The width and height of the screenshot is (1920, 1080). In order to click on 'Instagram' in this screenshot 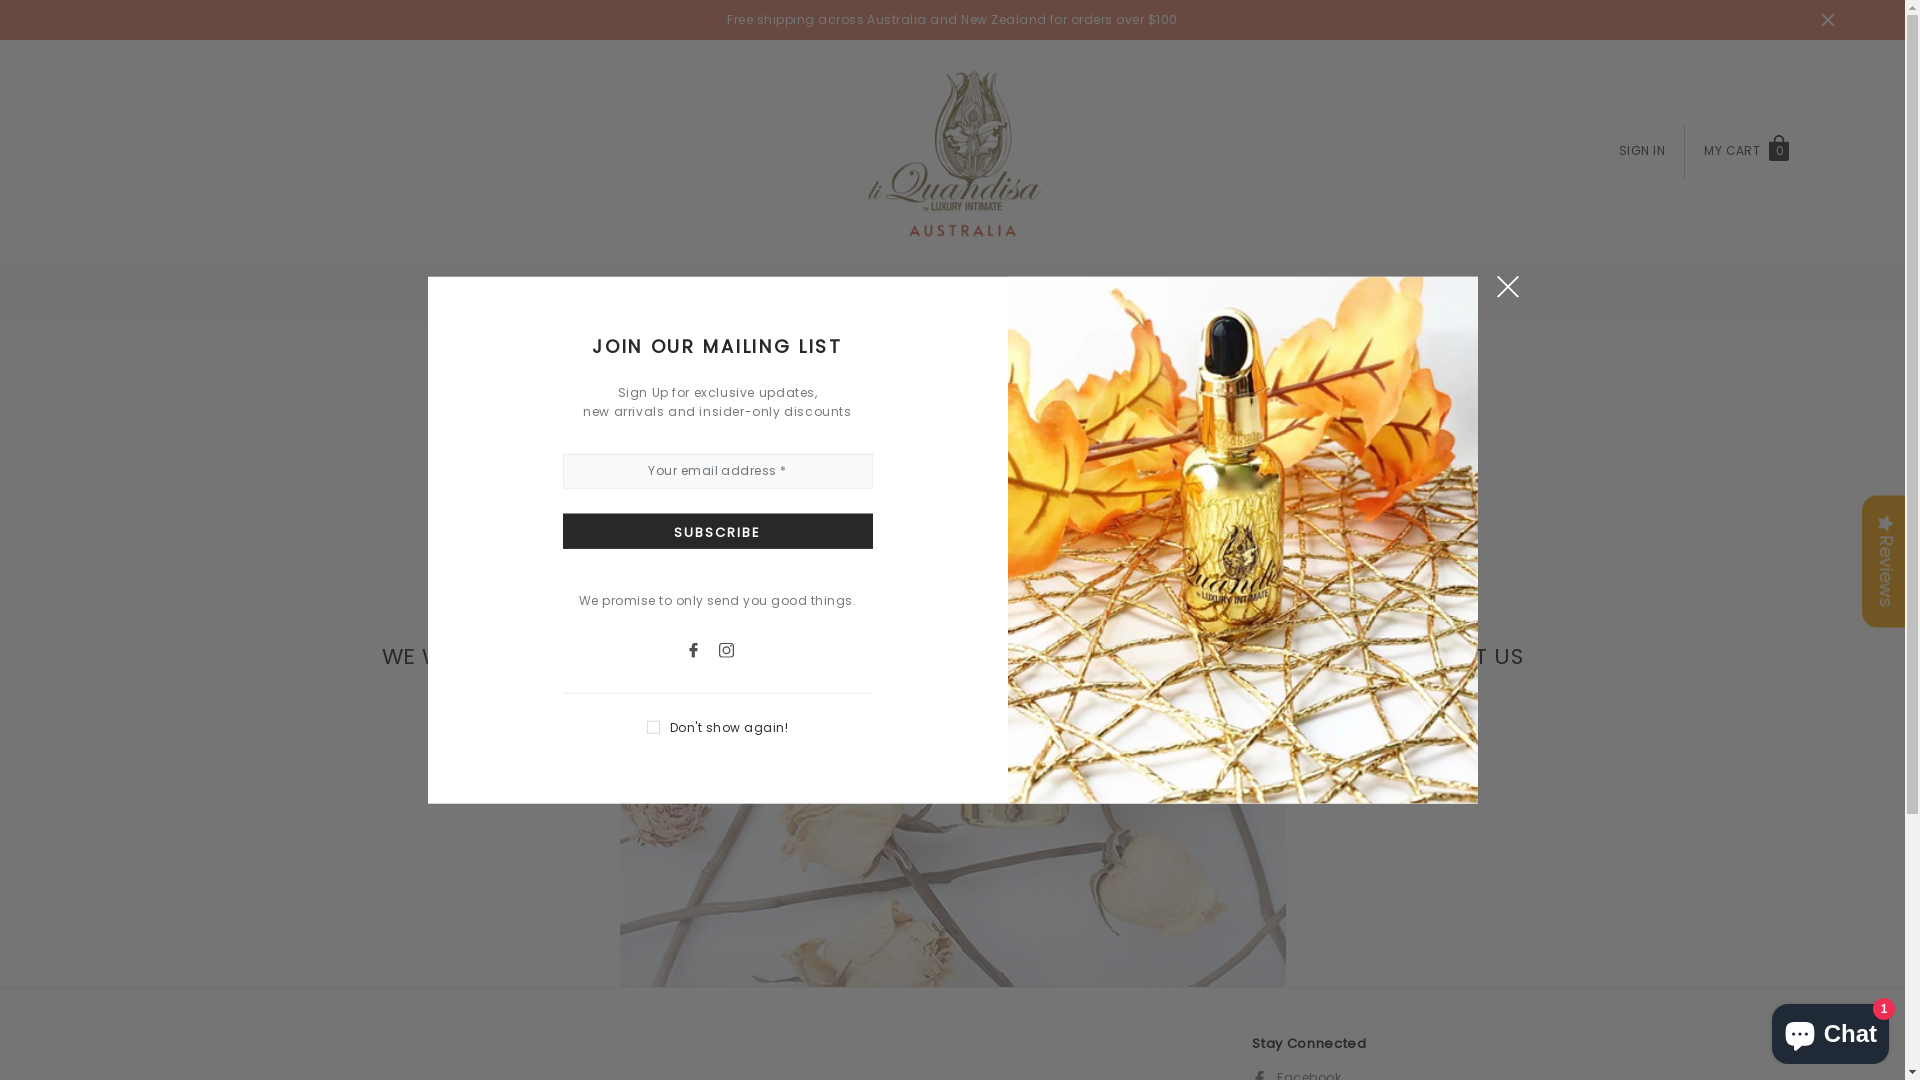, I will do `click(733, 648)`.